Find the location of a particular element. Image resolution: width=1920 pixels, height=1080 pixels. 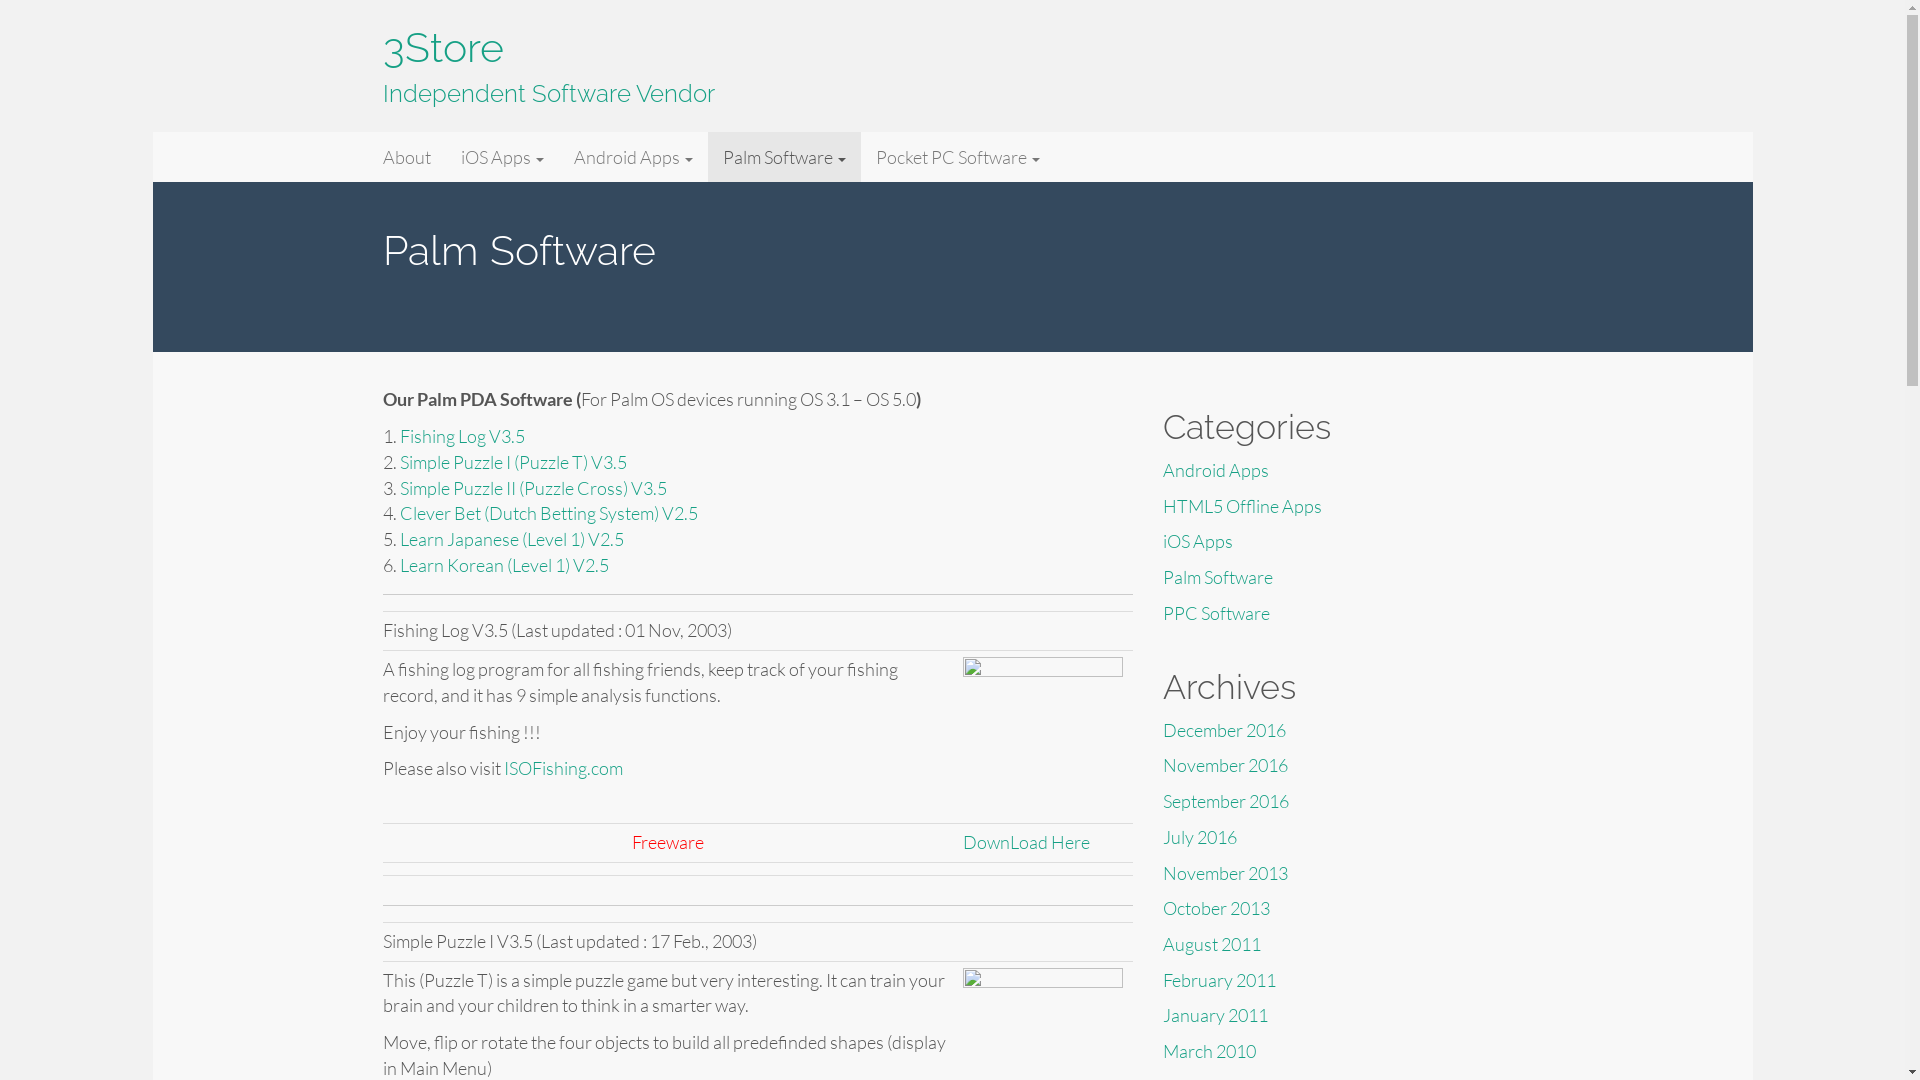

'DownLoad Here' is located at coordinates (961, 841).